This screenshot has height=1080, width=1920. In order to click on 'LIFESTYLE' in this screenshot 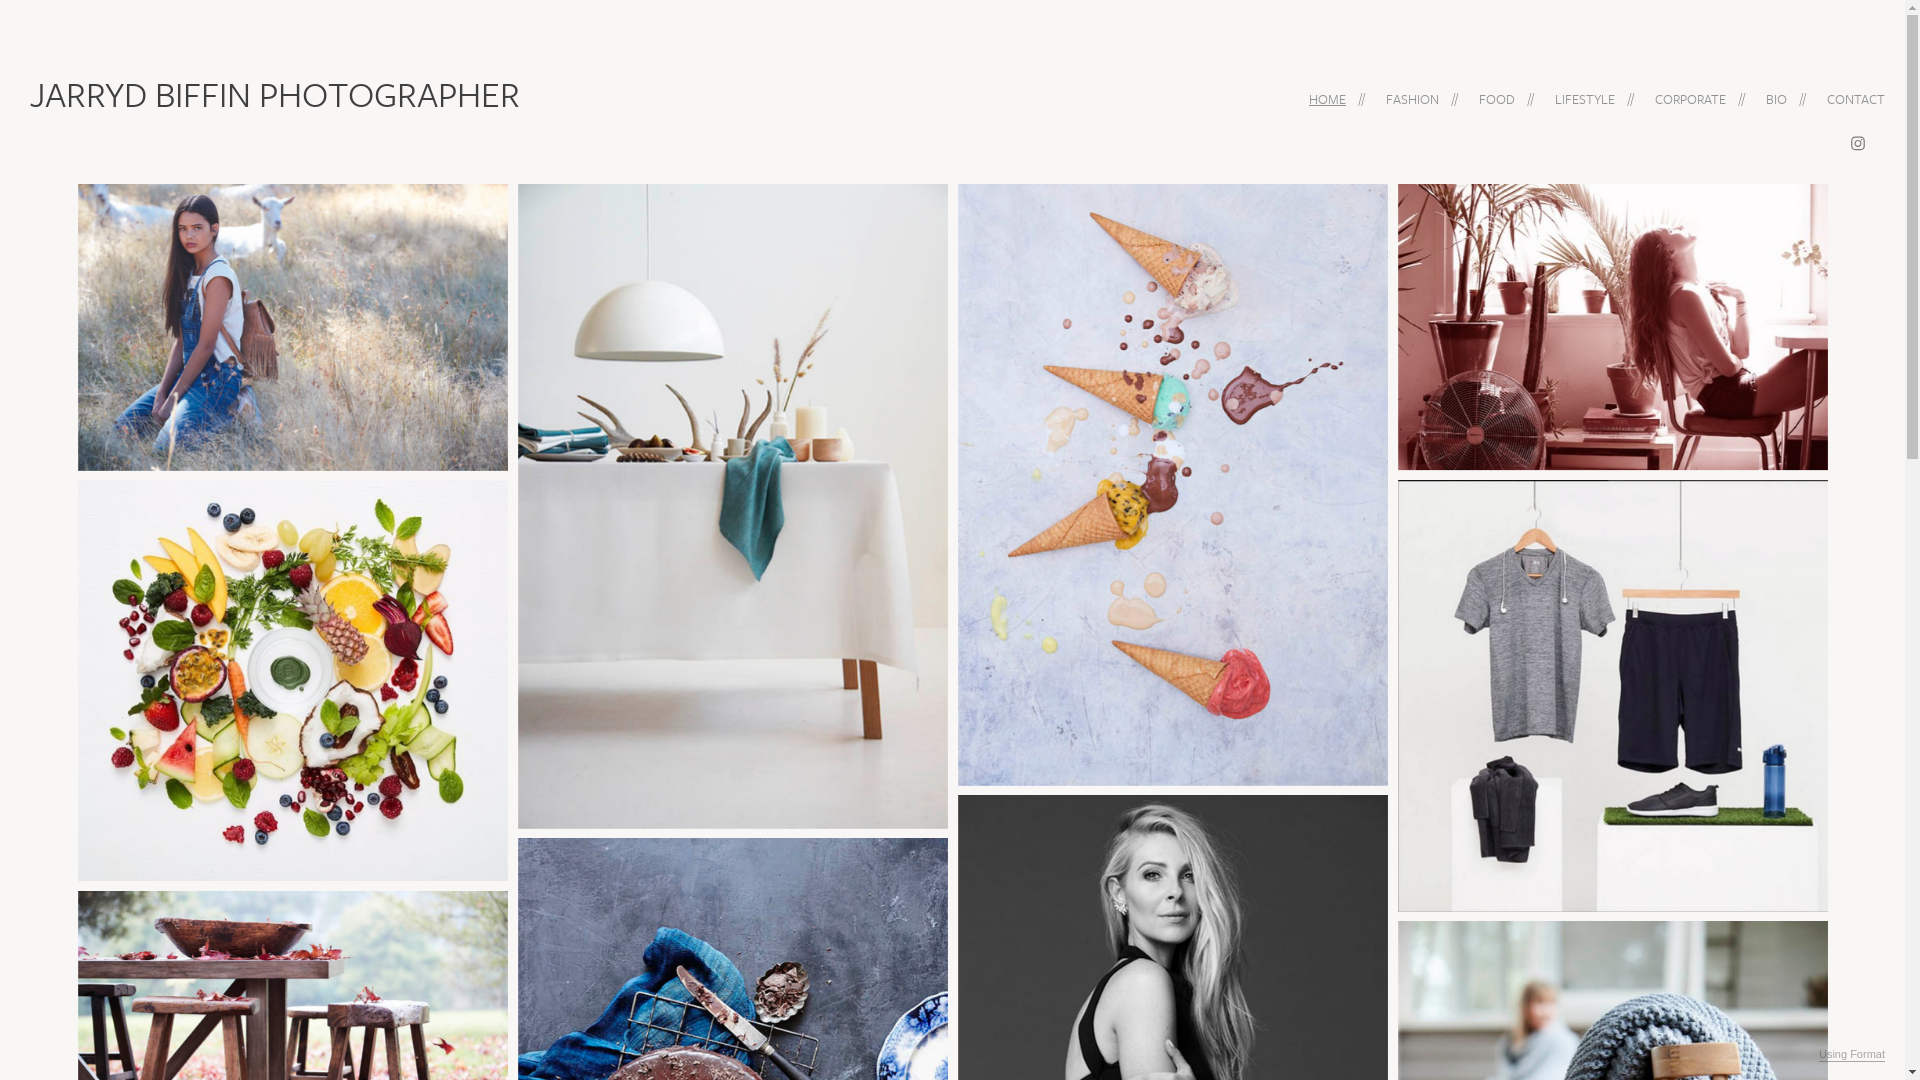, I will do `click(1554, 96)`.